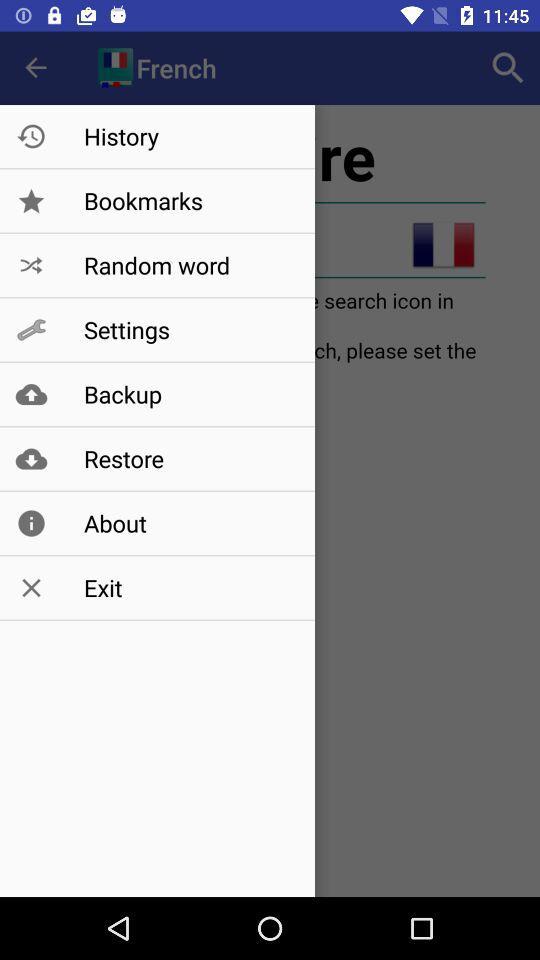  I want to click on about, so click(189, 522).